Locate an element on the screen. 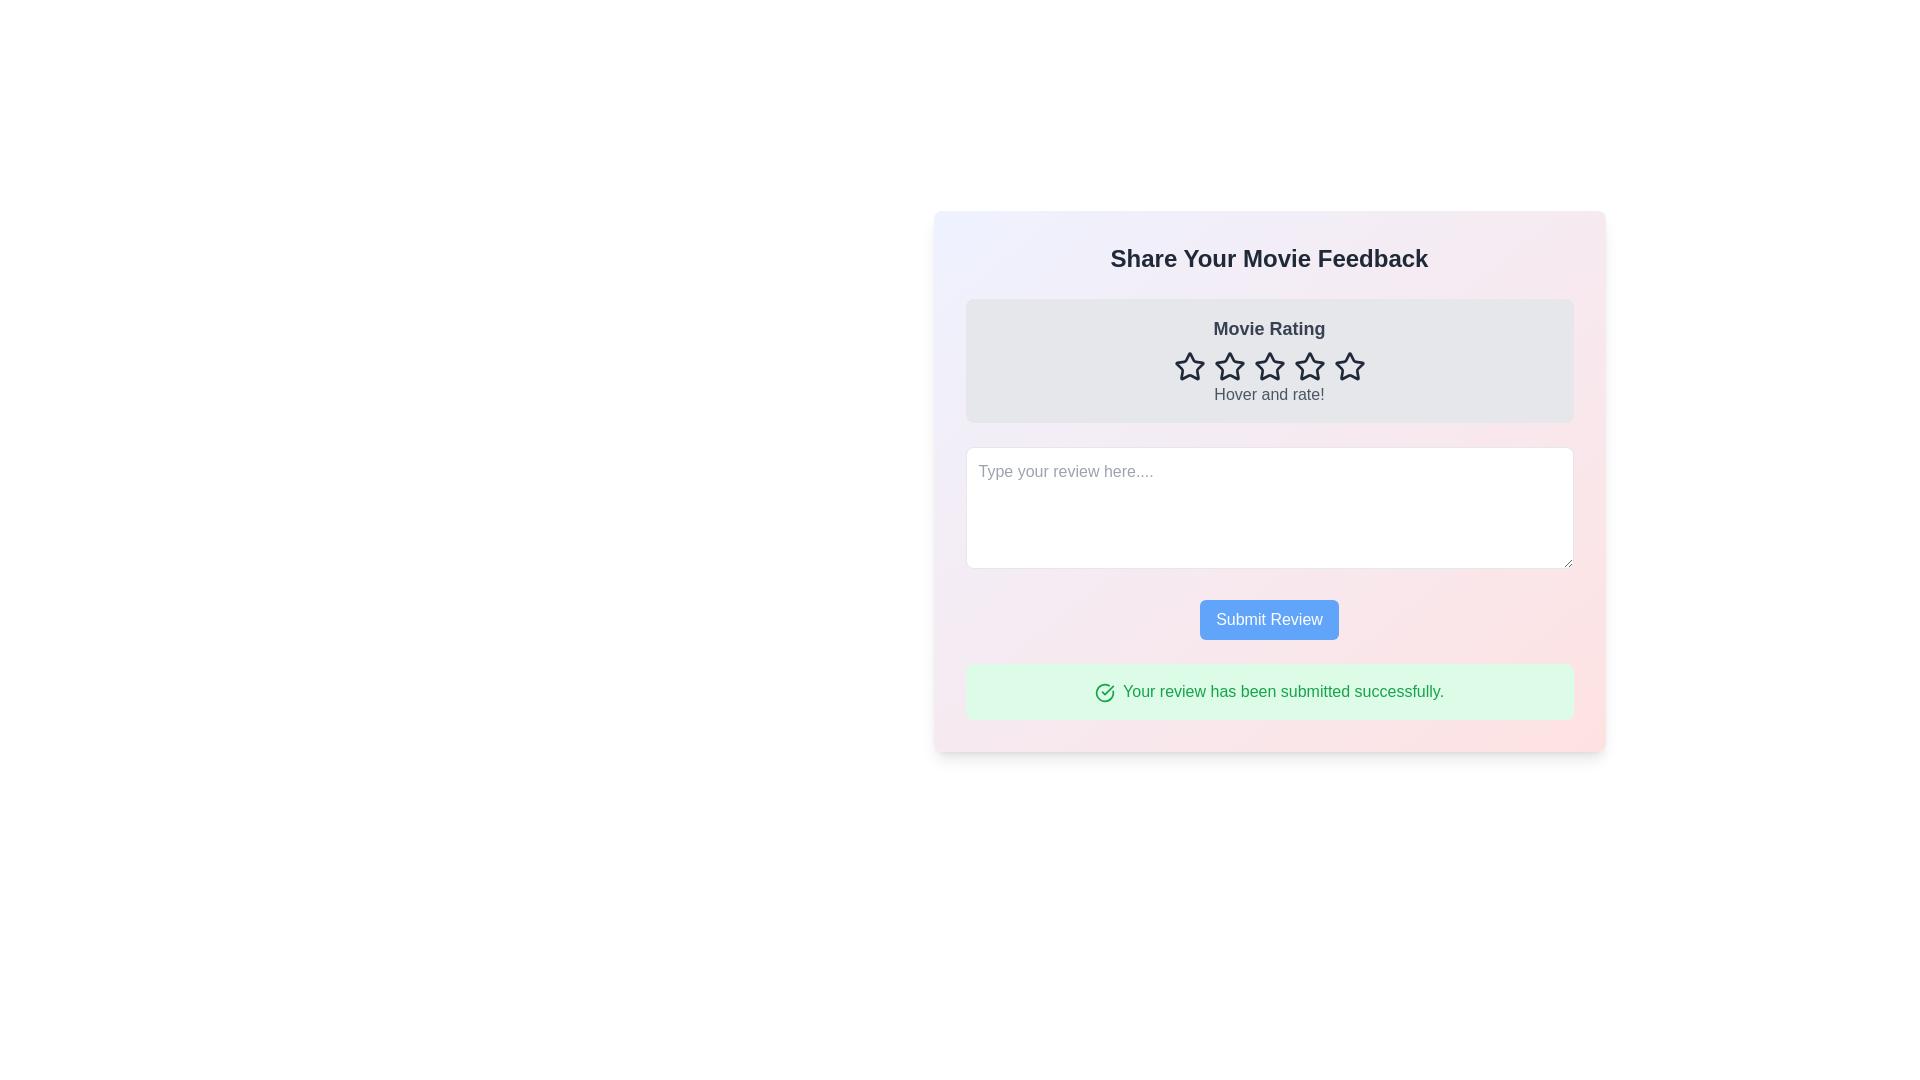 Image resolution: width=1920 pixels, height=1080 pixels. the first star icon is located at coordinates (1189, 366).